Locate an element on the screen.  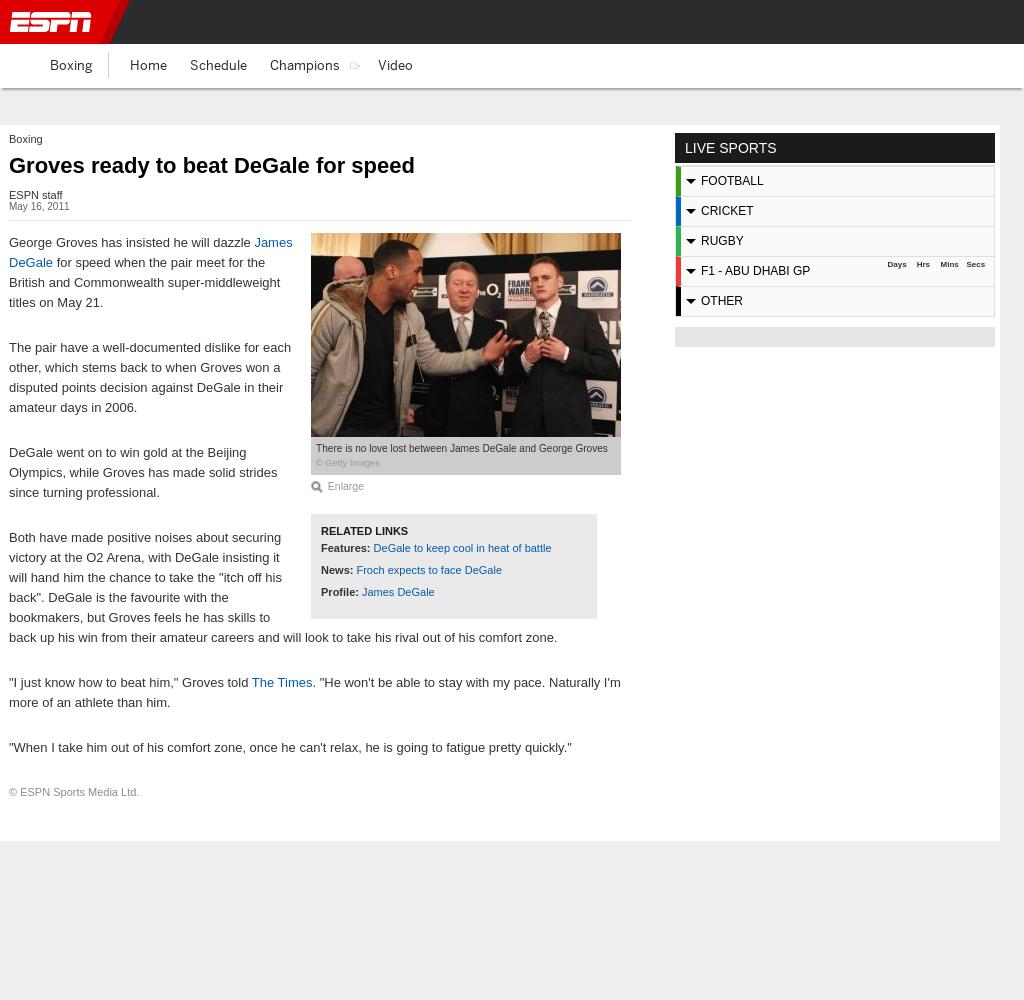
'May 16, 2011' is located at coordinates (39, 205).